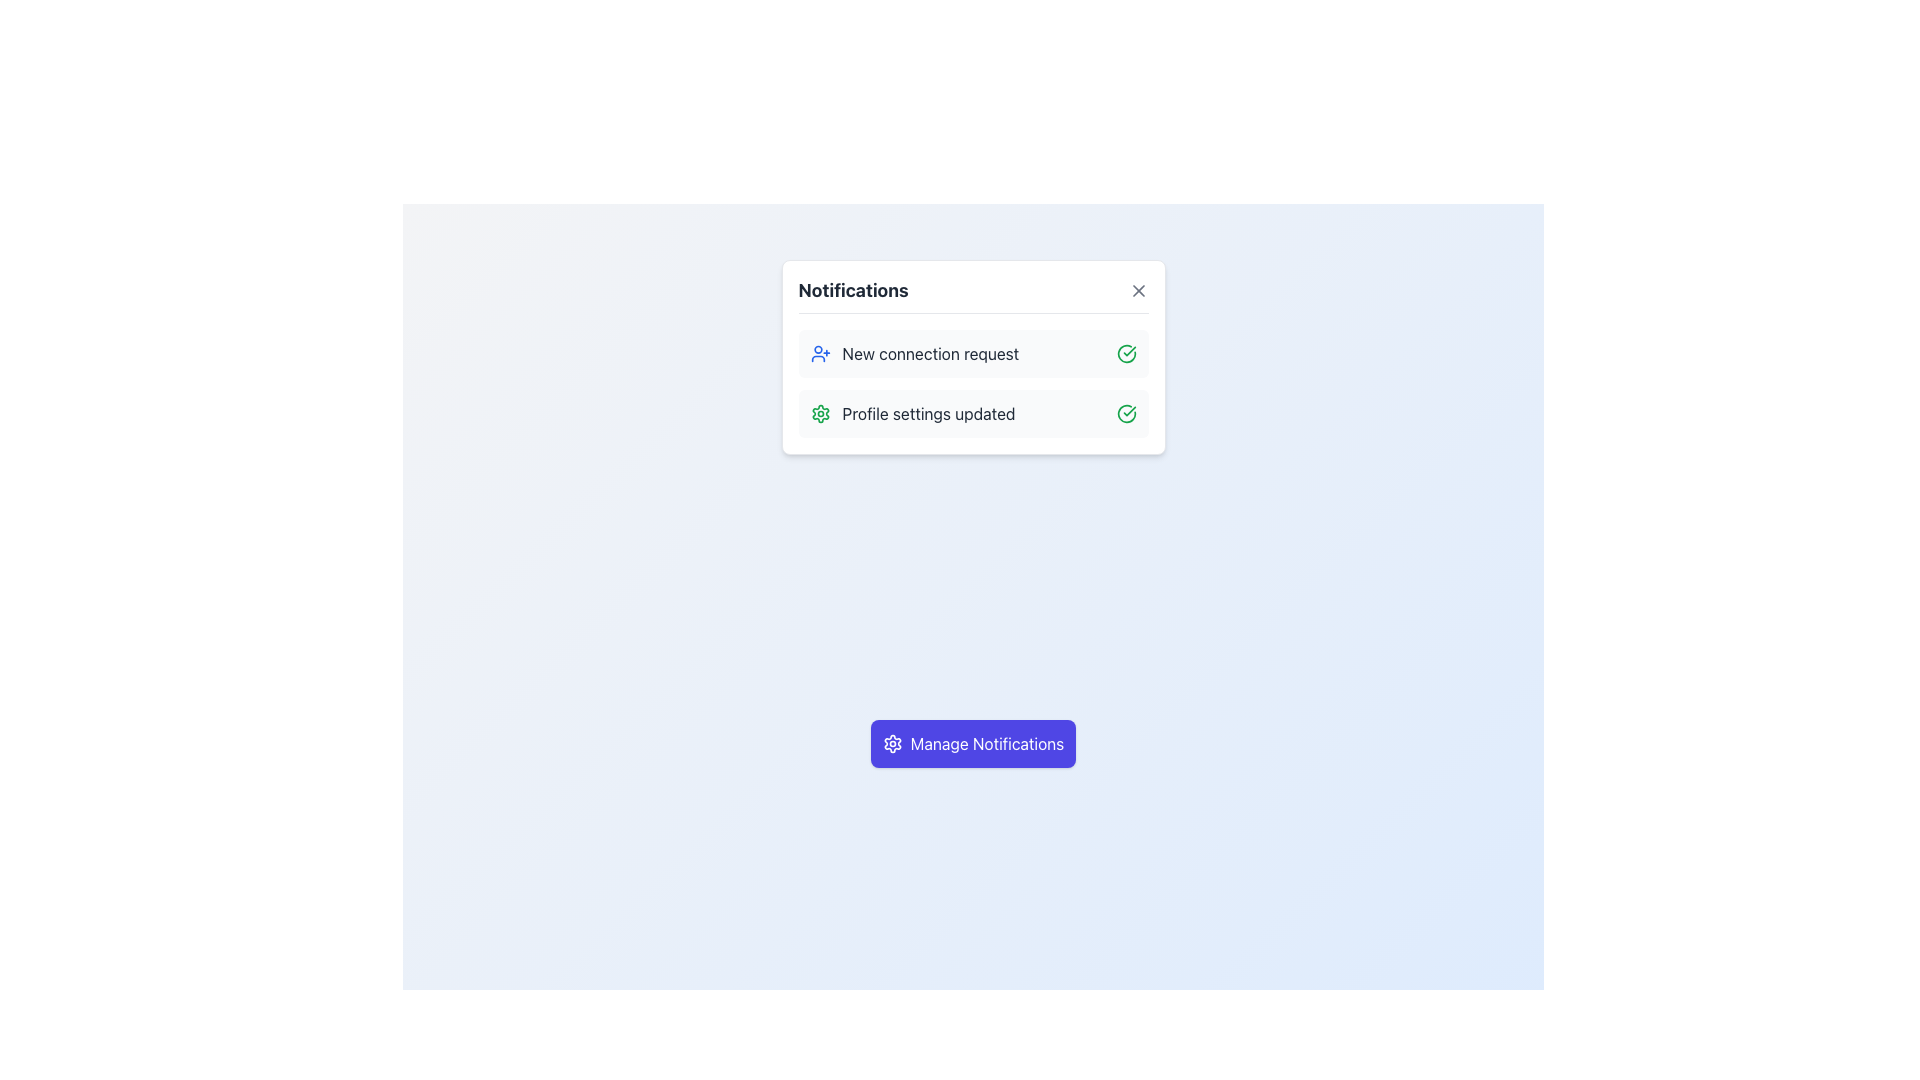 The height and width of the screenshot is (1080, 1920). I want to click on the close button ("X" icon) in the upper-right corner of the notification panel, so click(1138, 290).